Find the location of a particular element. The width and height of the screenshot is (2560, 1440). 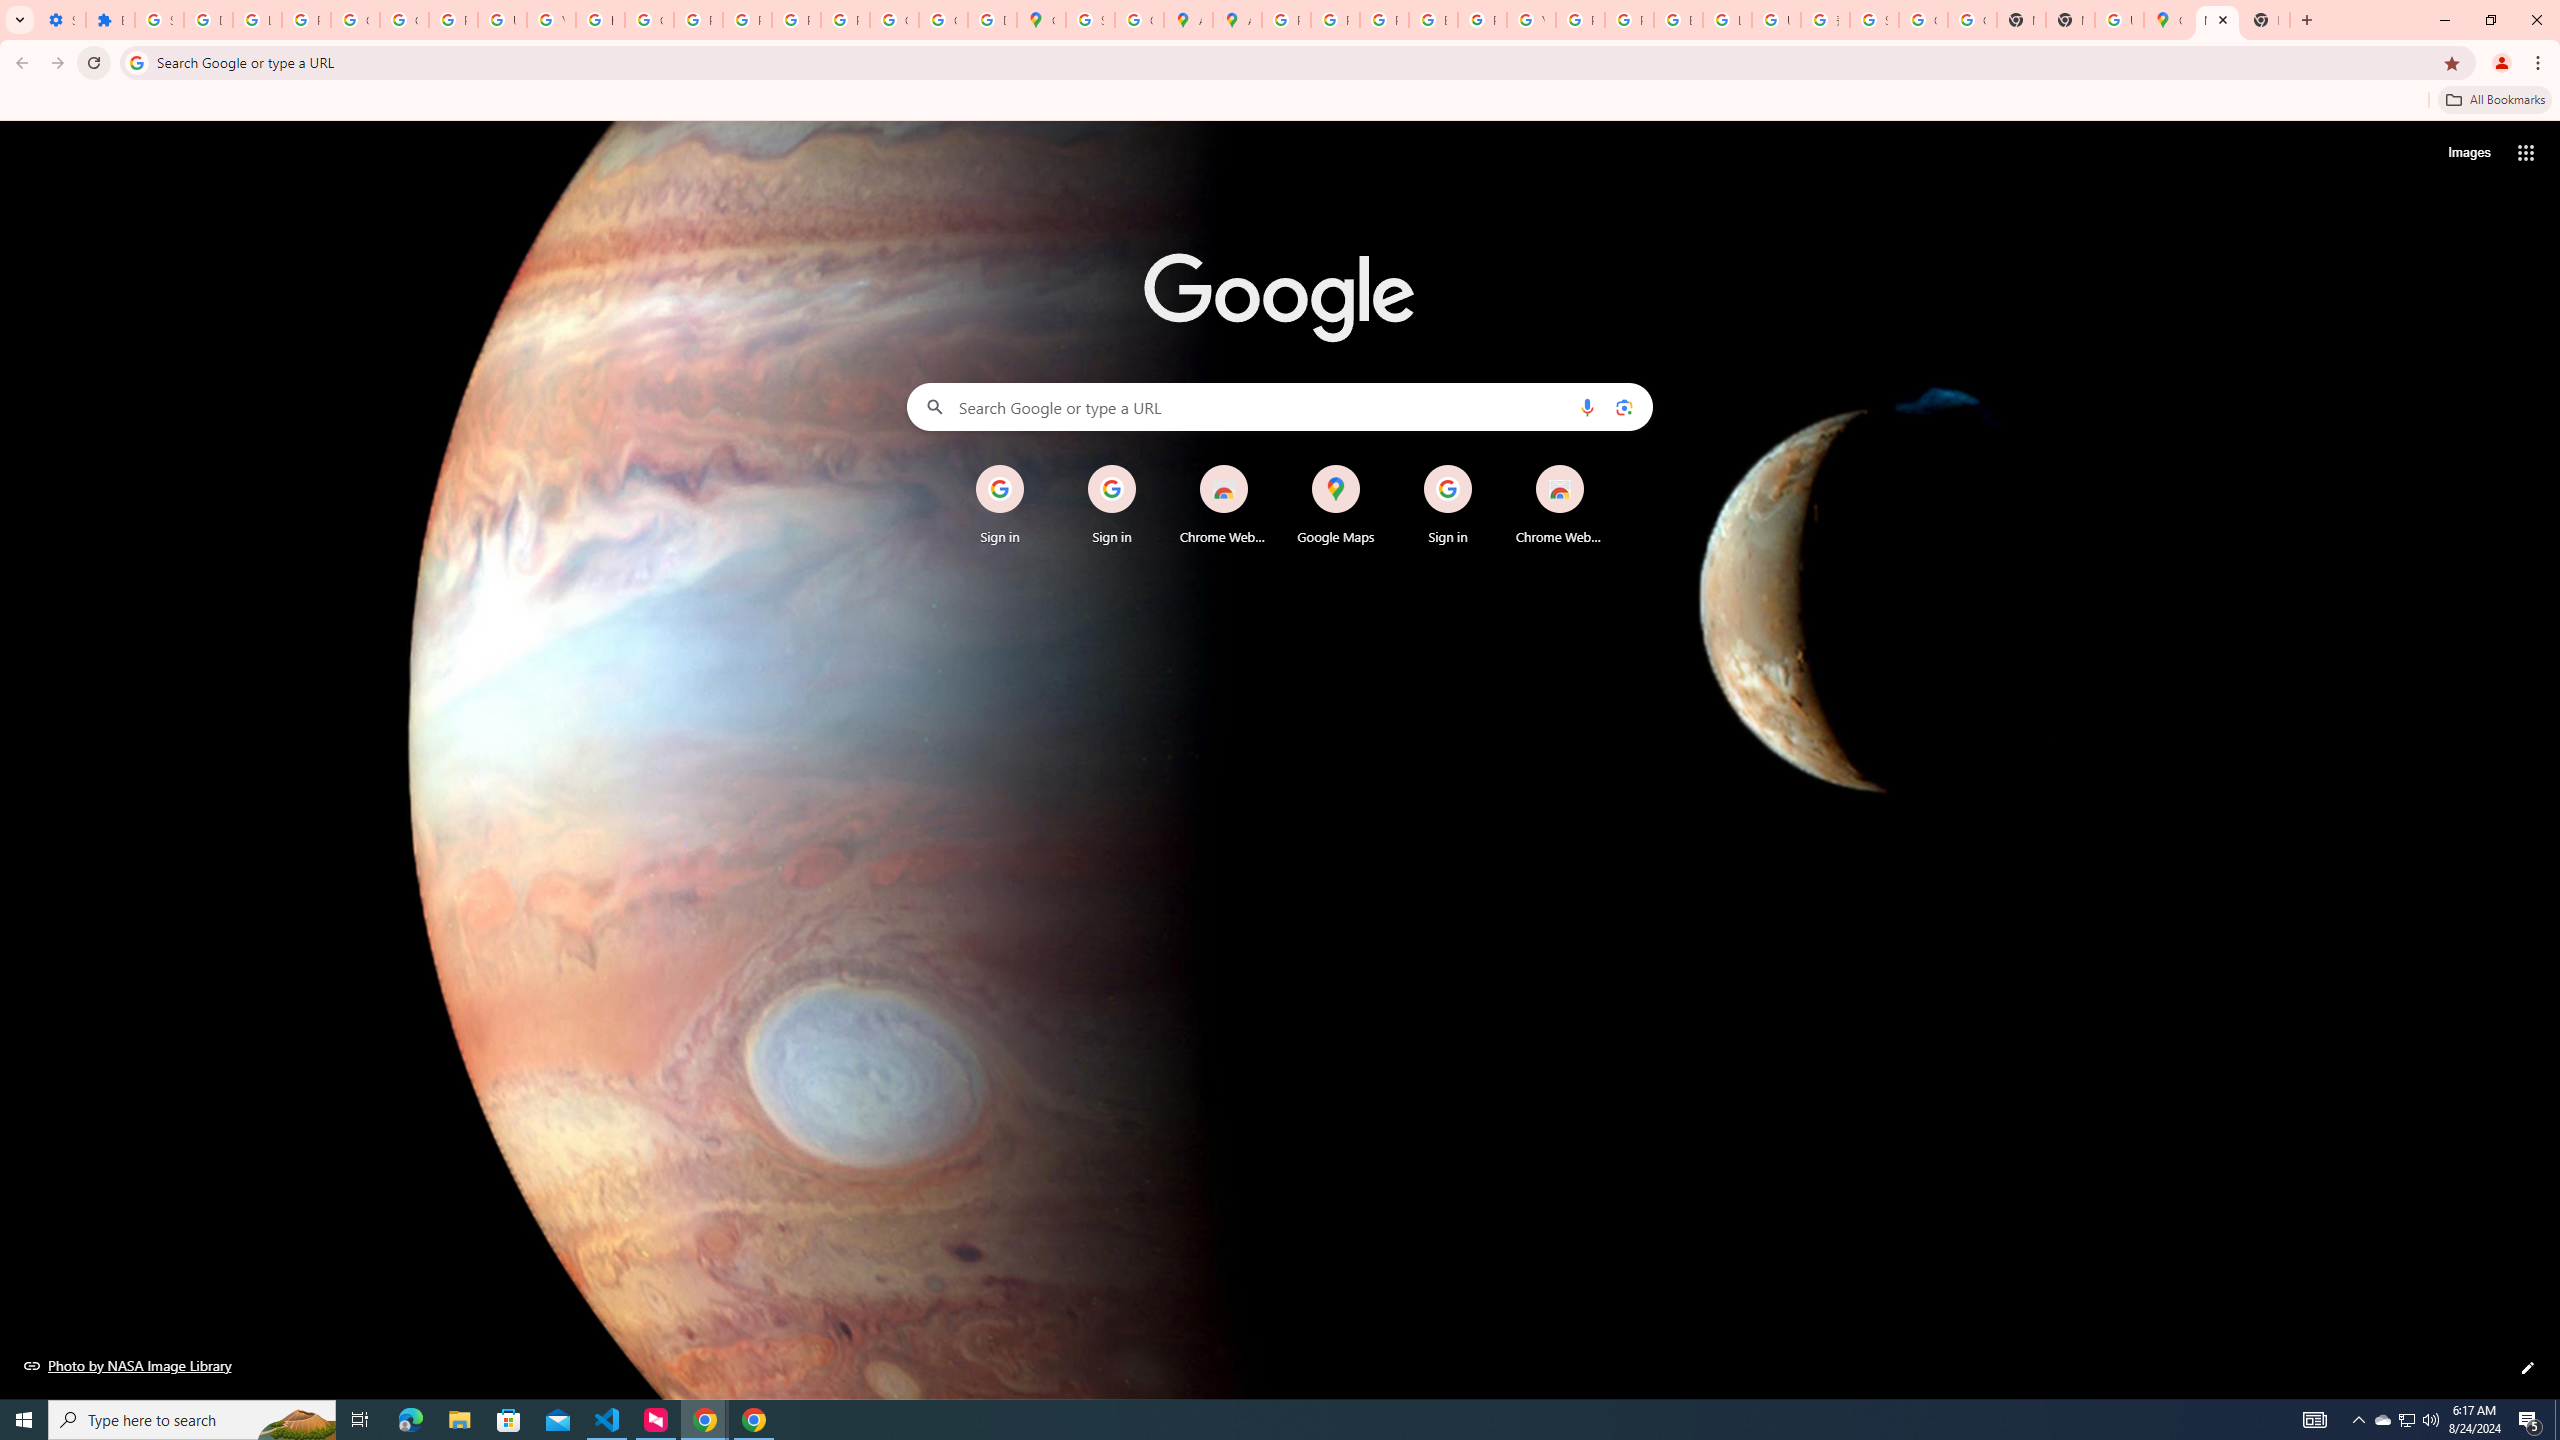

'Delete photos & videos - Computer - Google Photos Help' is located at coordinates (207, 19).